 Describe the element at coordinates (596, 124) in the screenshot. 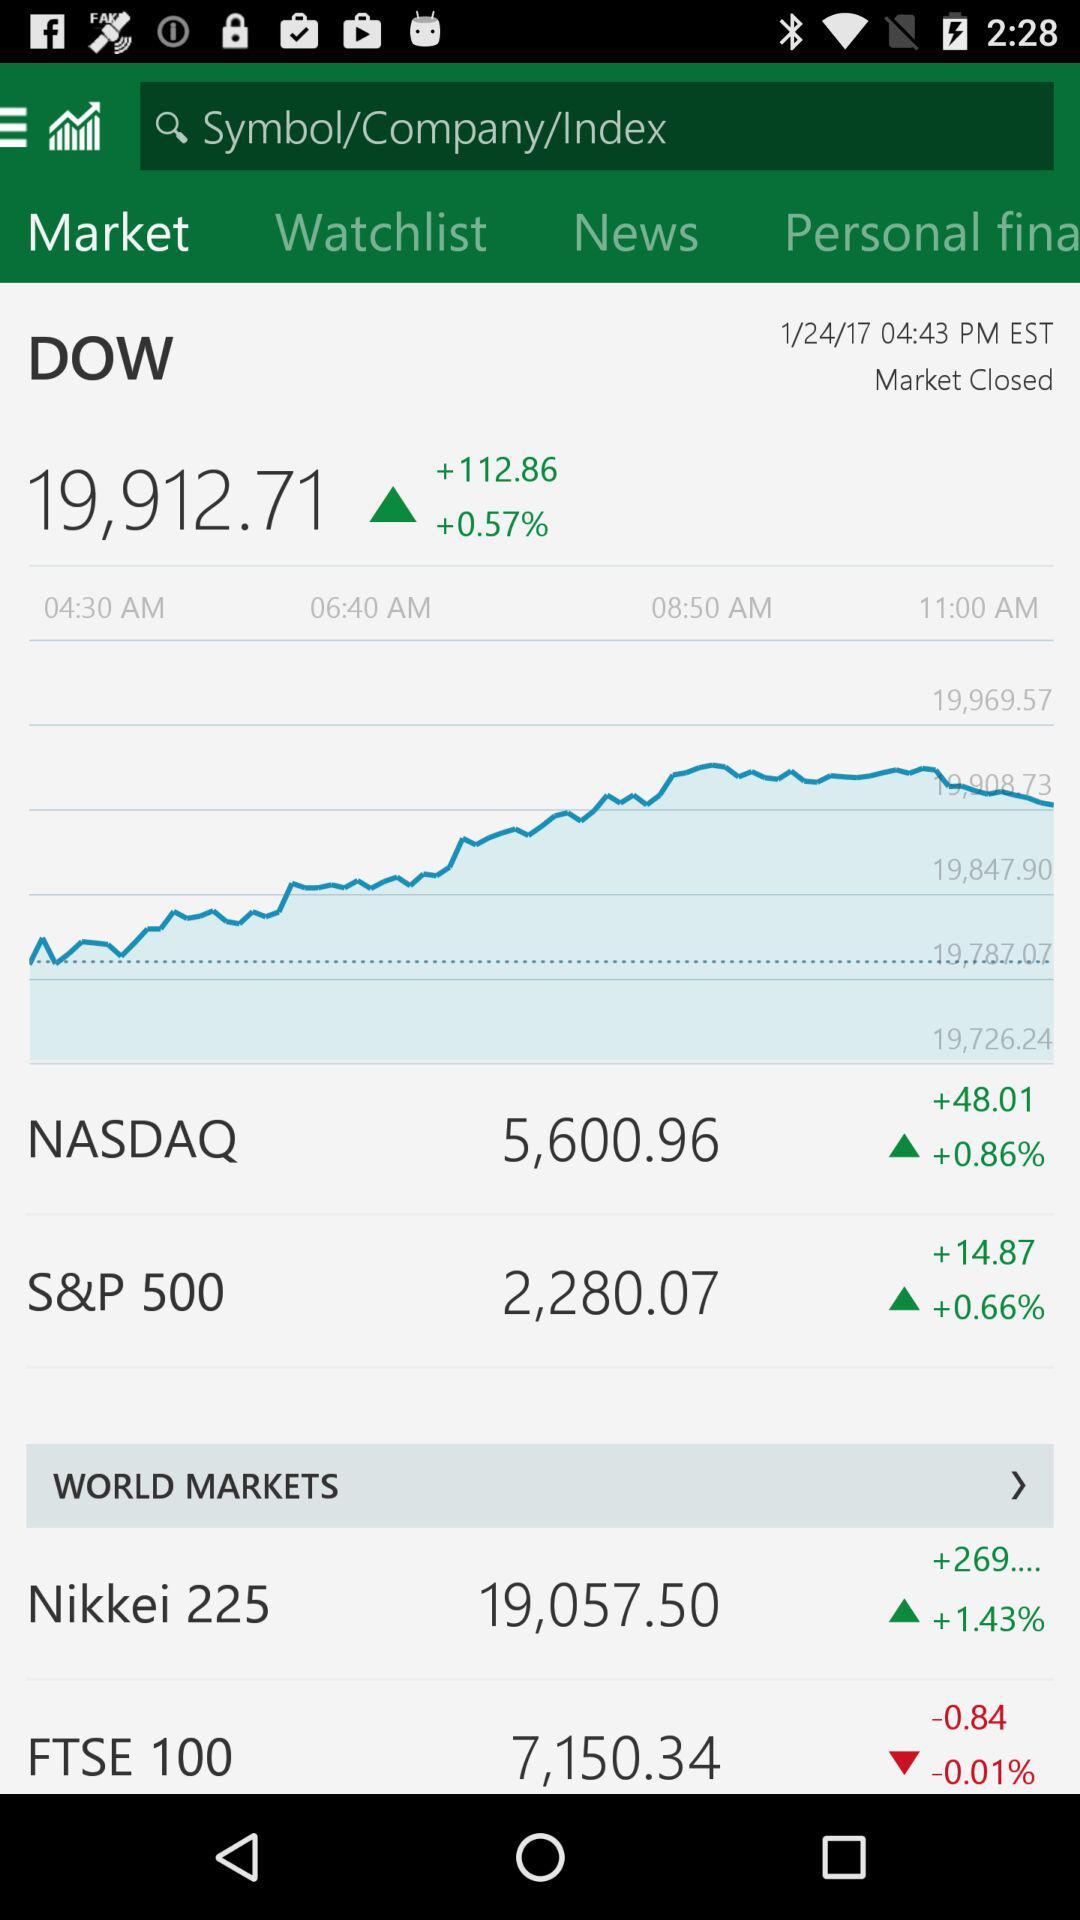

I see `open search bar` at that location.